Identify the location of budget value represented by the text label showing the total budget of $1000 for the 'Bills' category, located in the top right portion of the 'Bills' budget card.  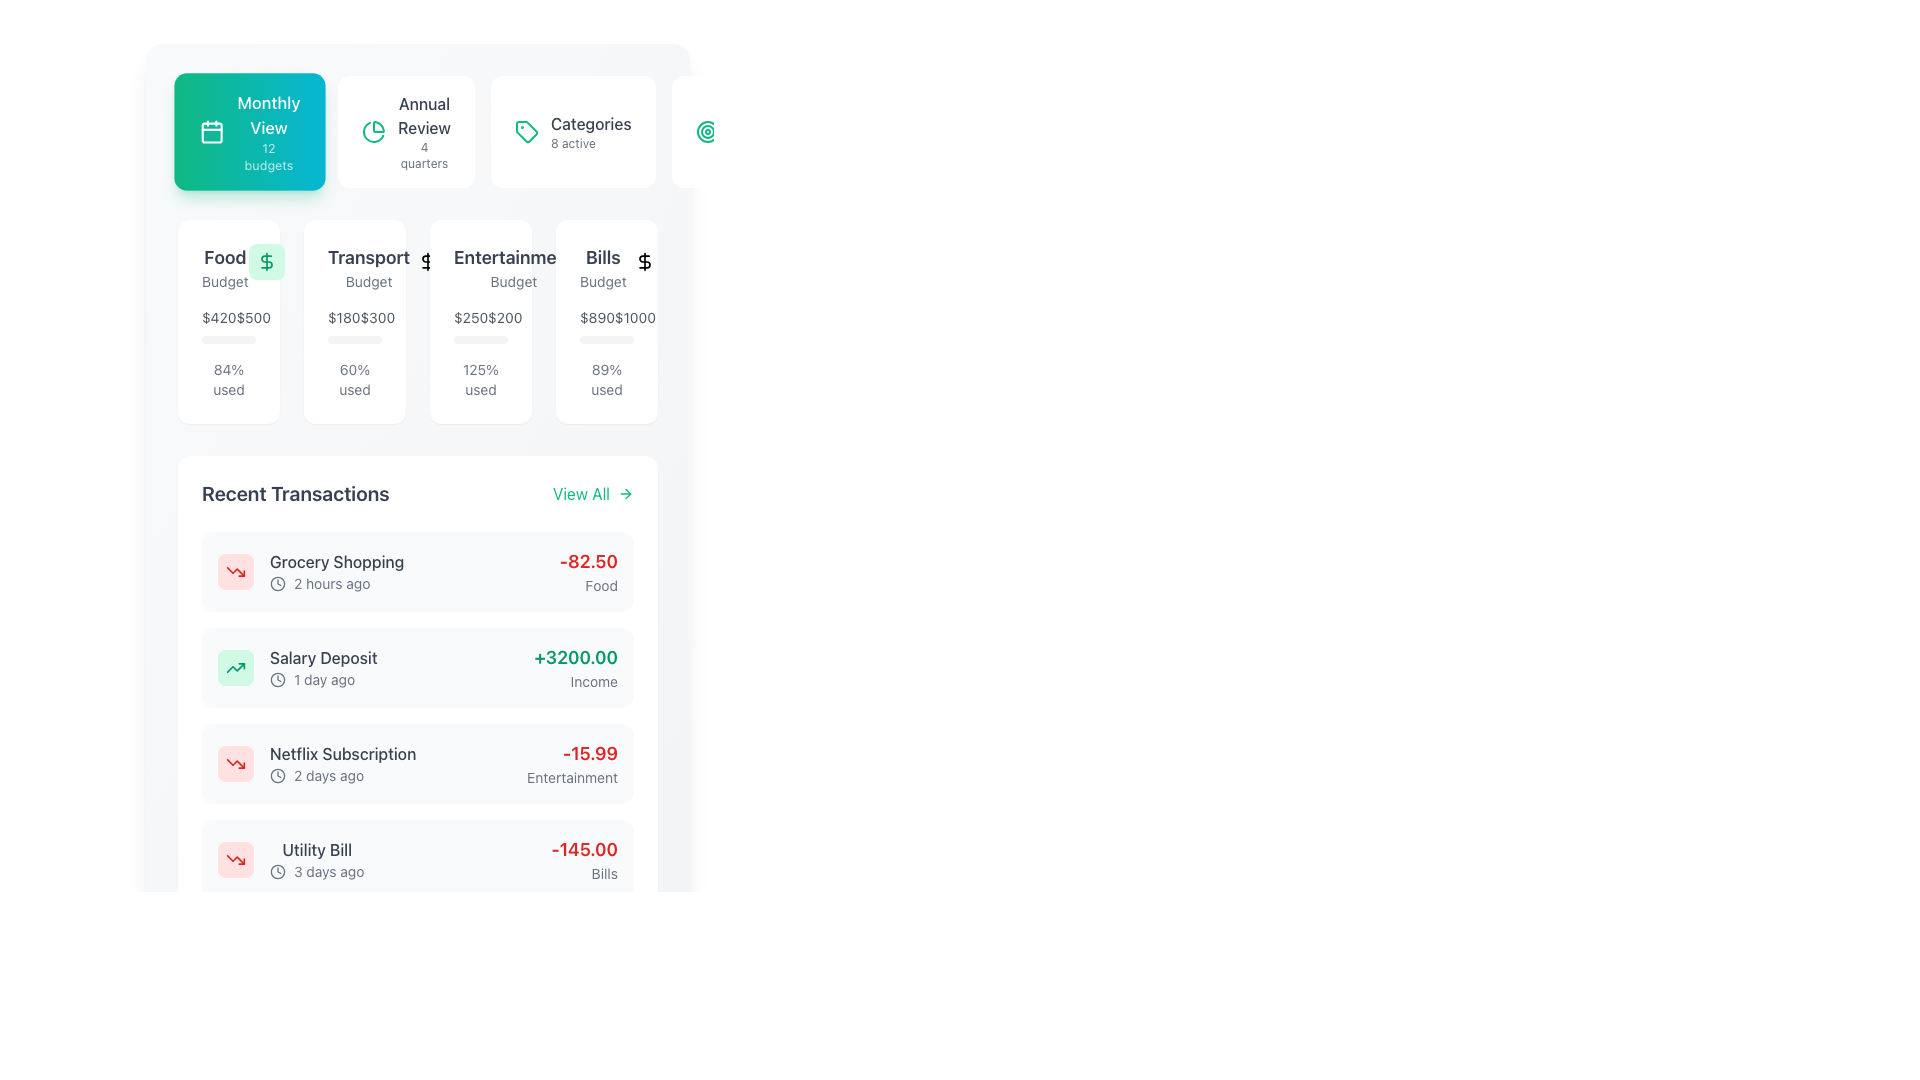
(634, 316).